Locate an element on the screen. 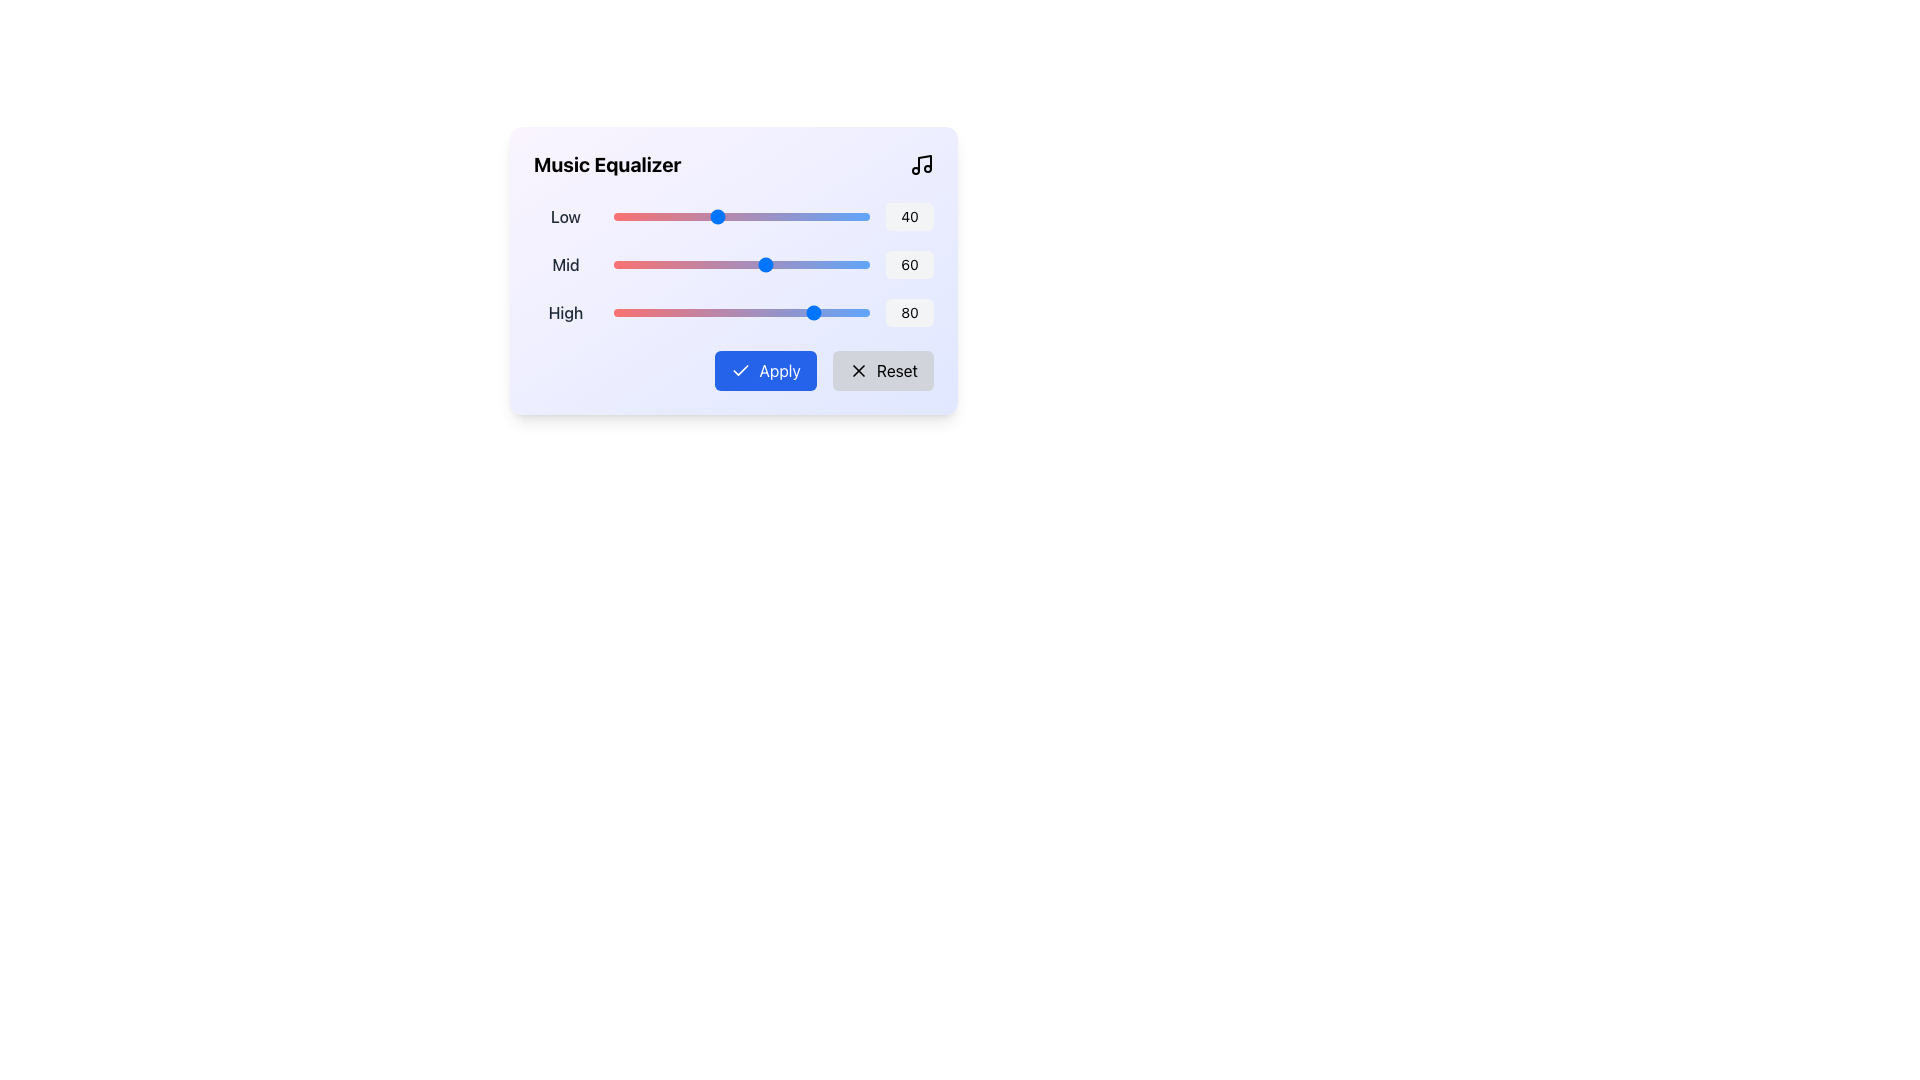  the appearance of the checkmark icon located on the left side of the 'Apply' button within the music equalizer configuration UI is located at coordinates (740, 370).